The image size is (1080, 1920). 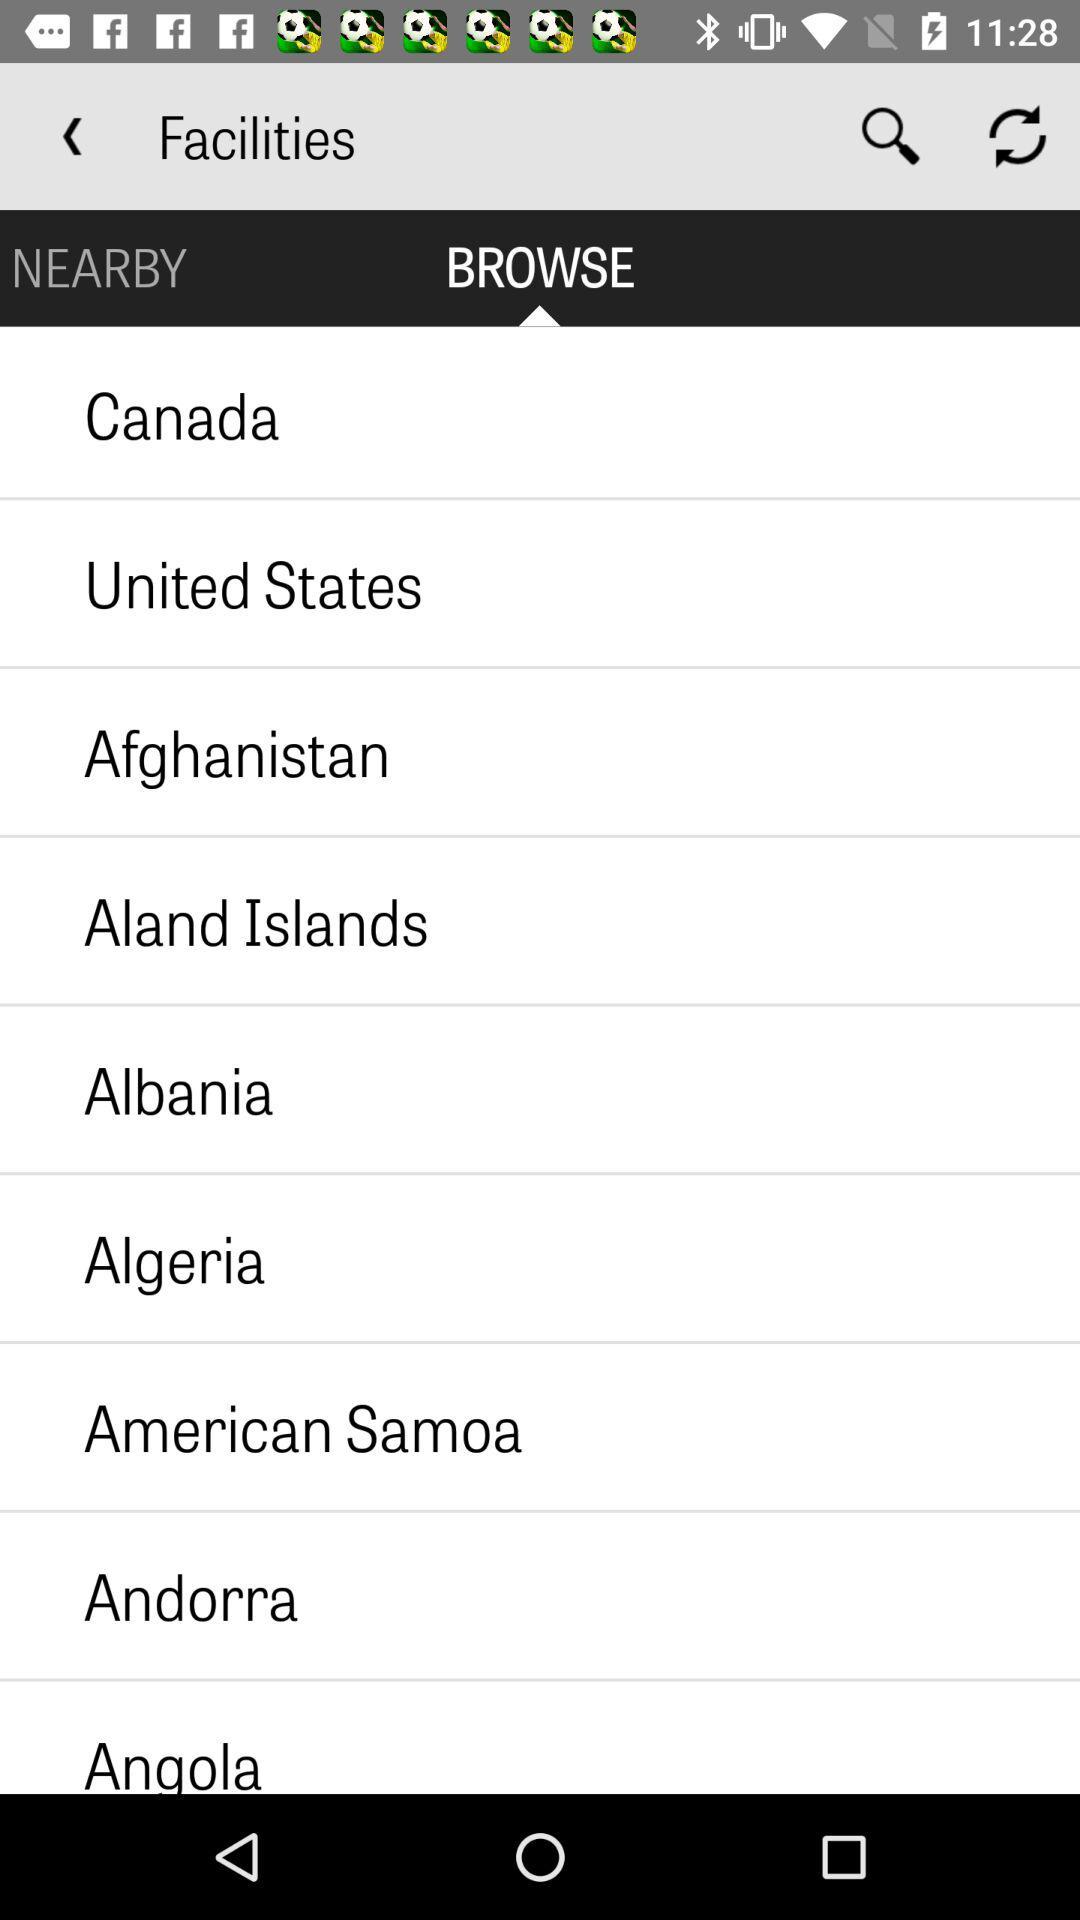 I want to click on the canada, so click(x=139, y=413).